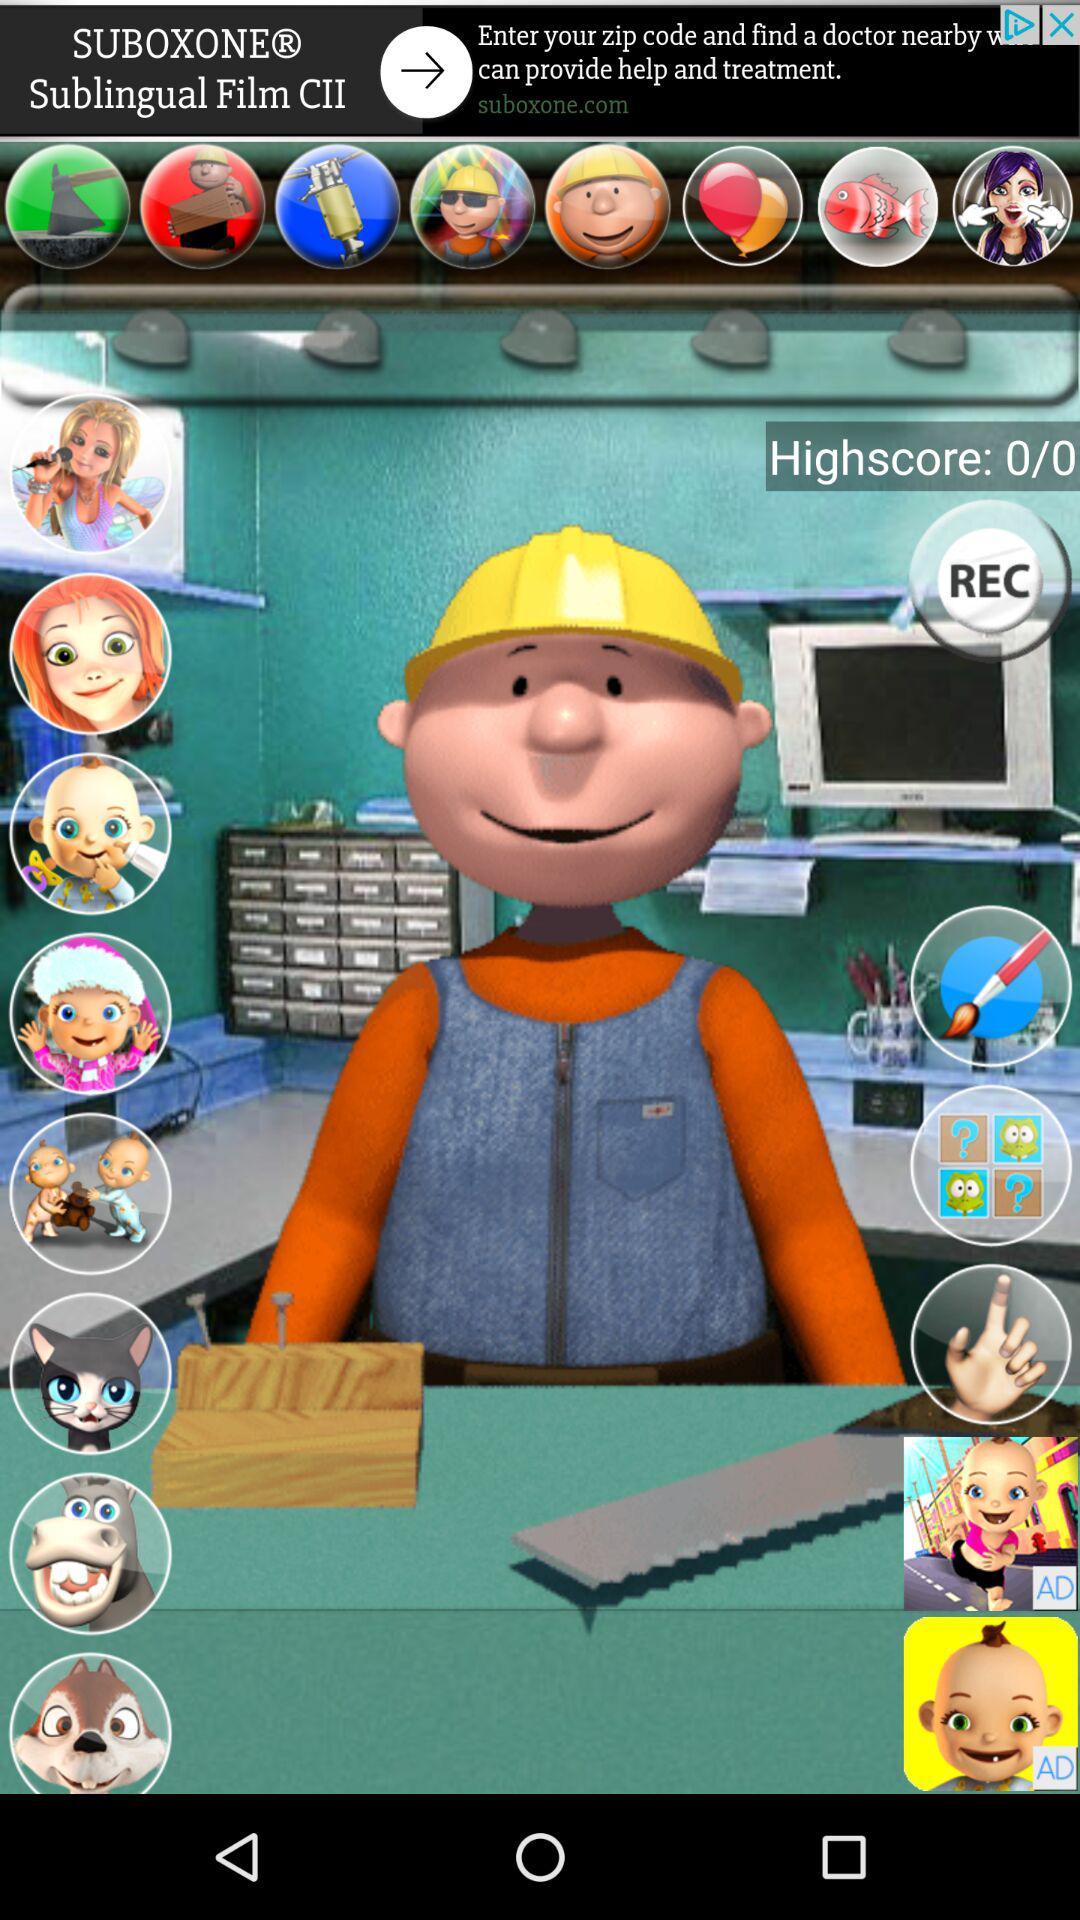 Image resolution: width=1080 pixels, height=1920 pixels. Describe the element at coordinates (88, 891) in the screenshot. I see `the avatar icon` at that location.